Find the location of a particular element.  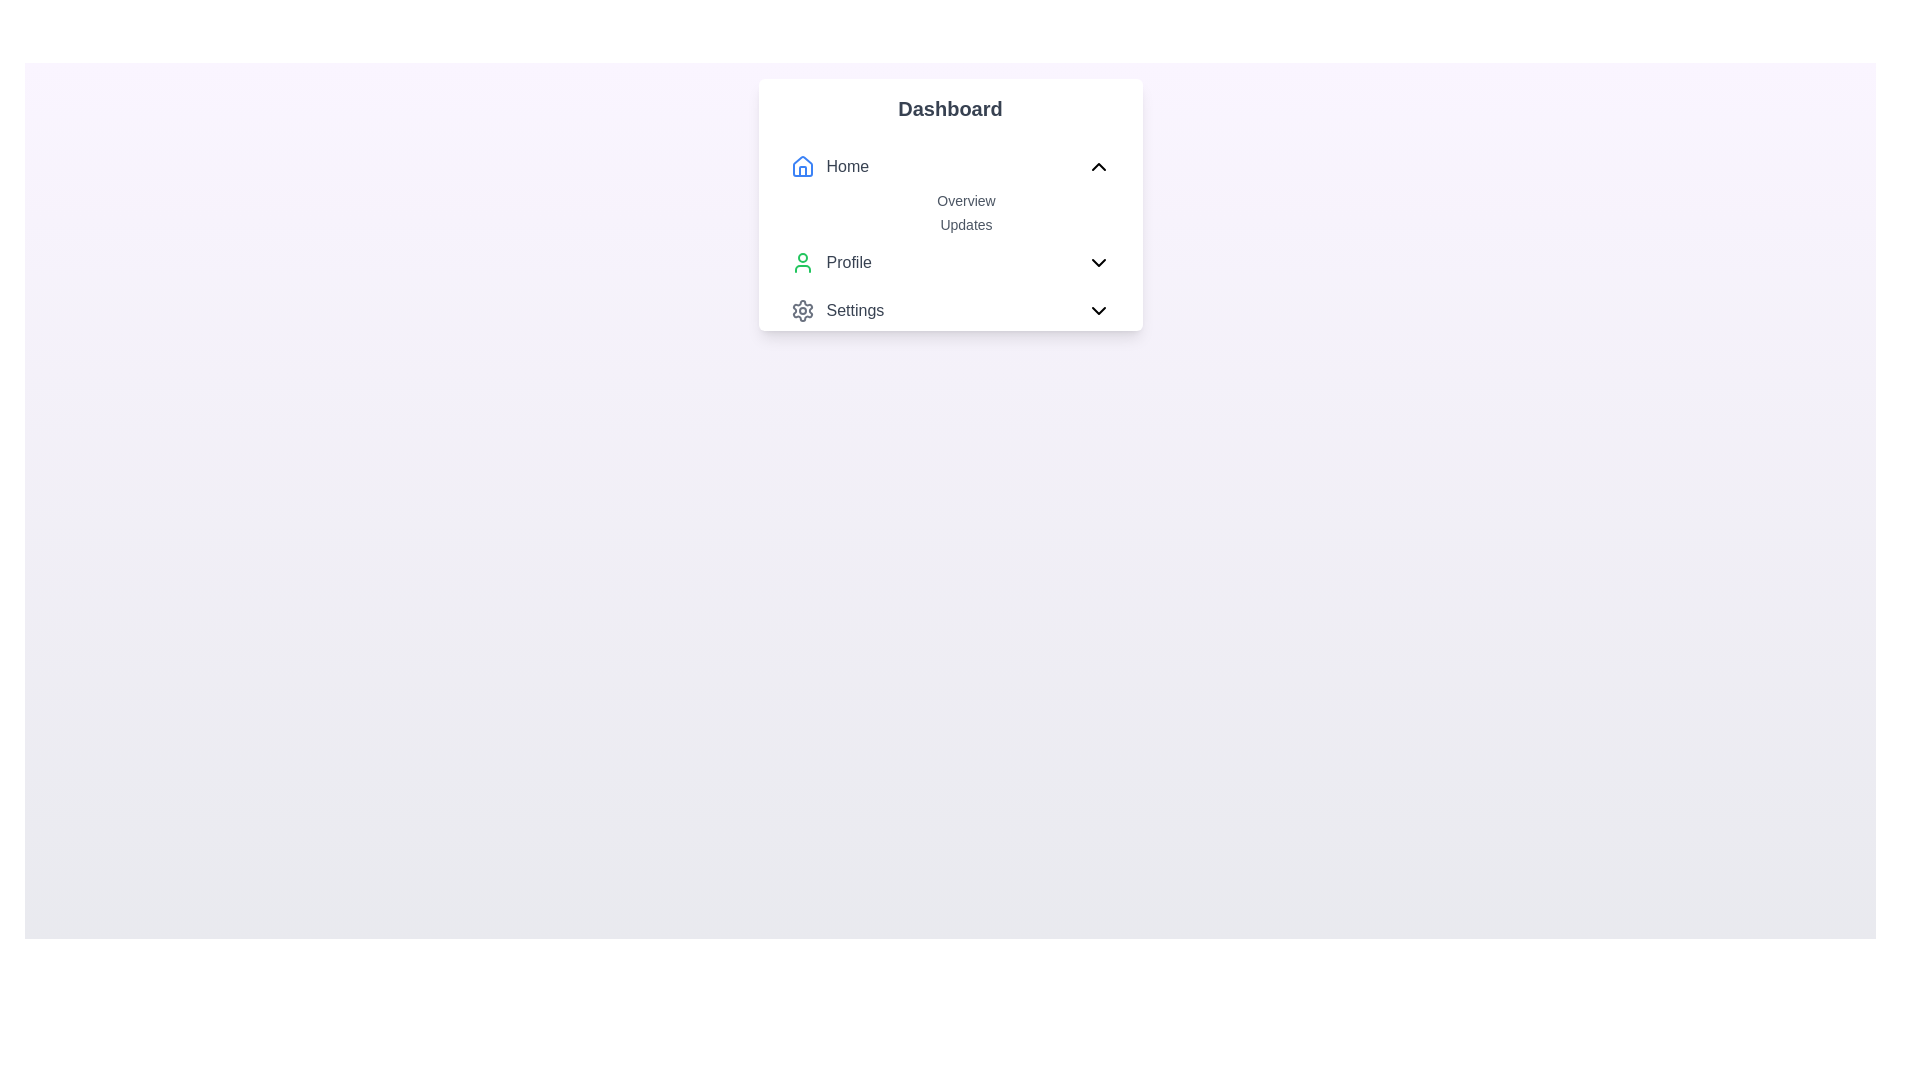

the 'Settings' text label, which is the third item in the menu after 'Home' and 'Profile' is located at coordinates (855, 311).